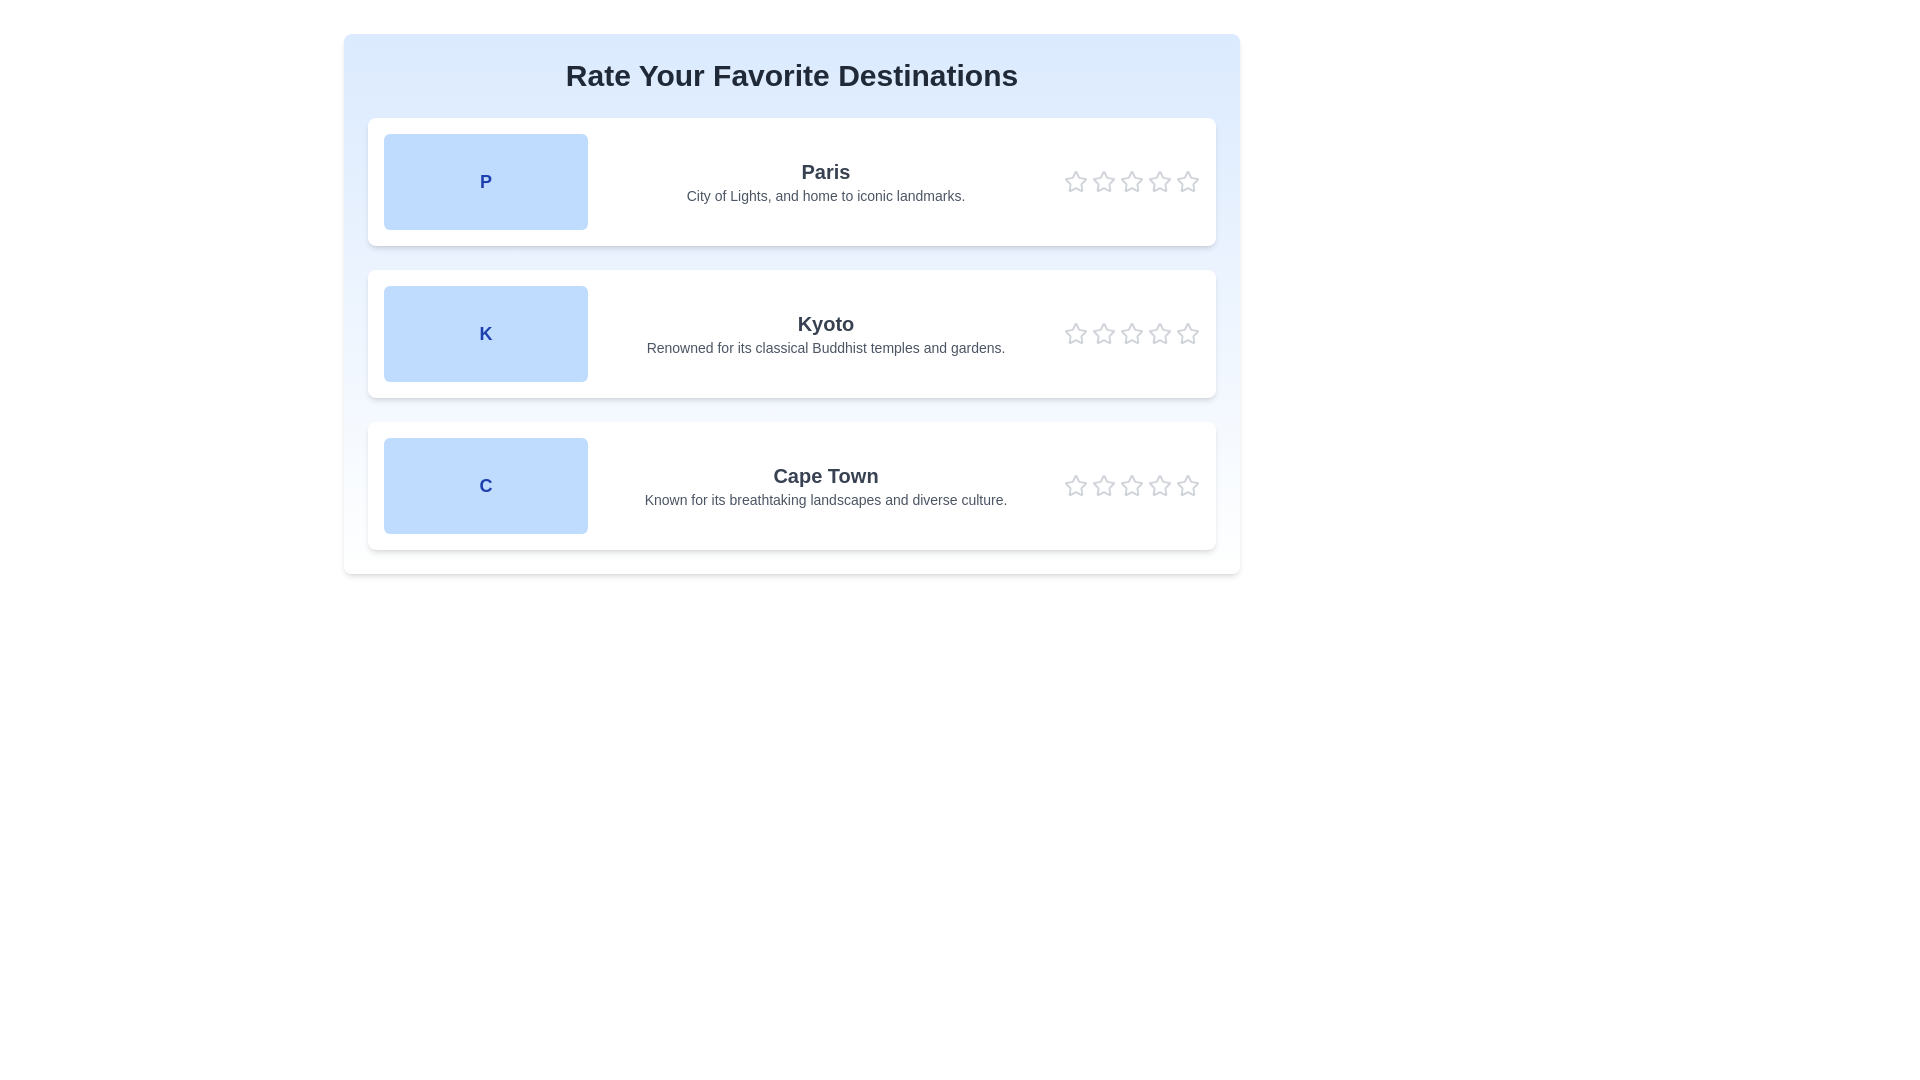 The image size is (1920, 1080). What do you see at coordinates (1160, 181) in the screenshot?
I see `the fourth star in the rating component for 'Paris'` at bounding box center [1160, 181].